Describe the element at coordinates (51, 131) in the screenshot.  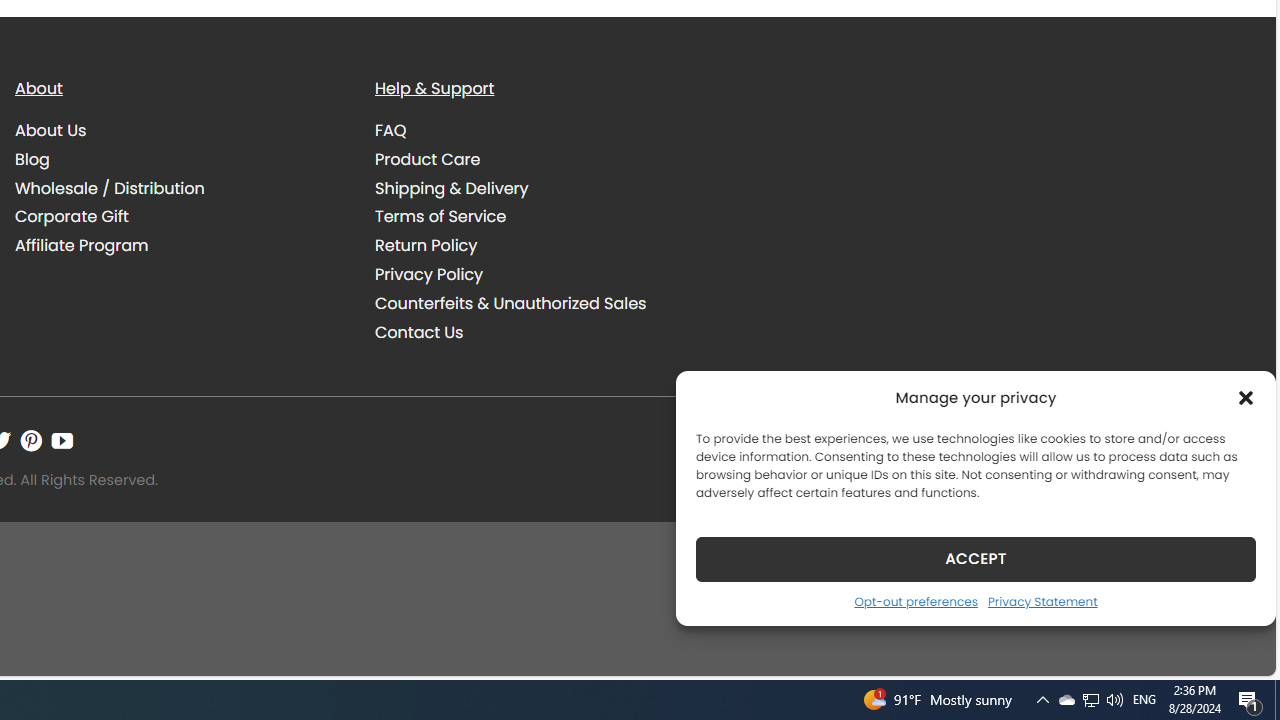
I see `'About Us'` at that location.